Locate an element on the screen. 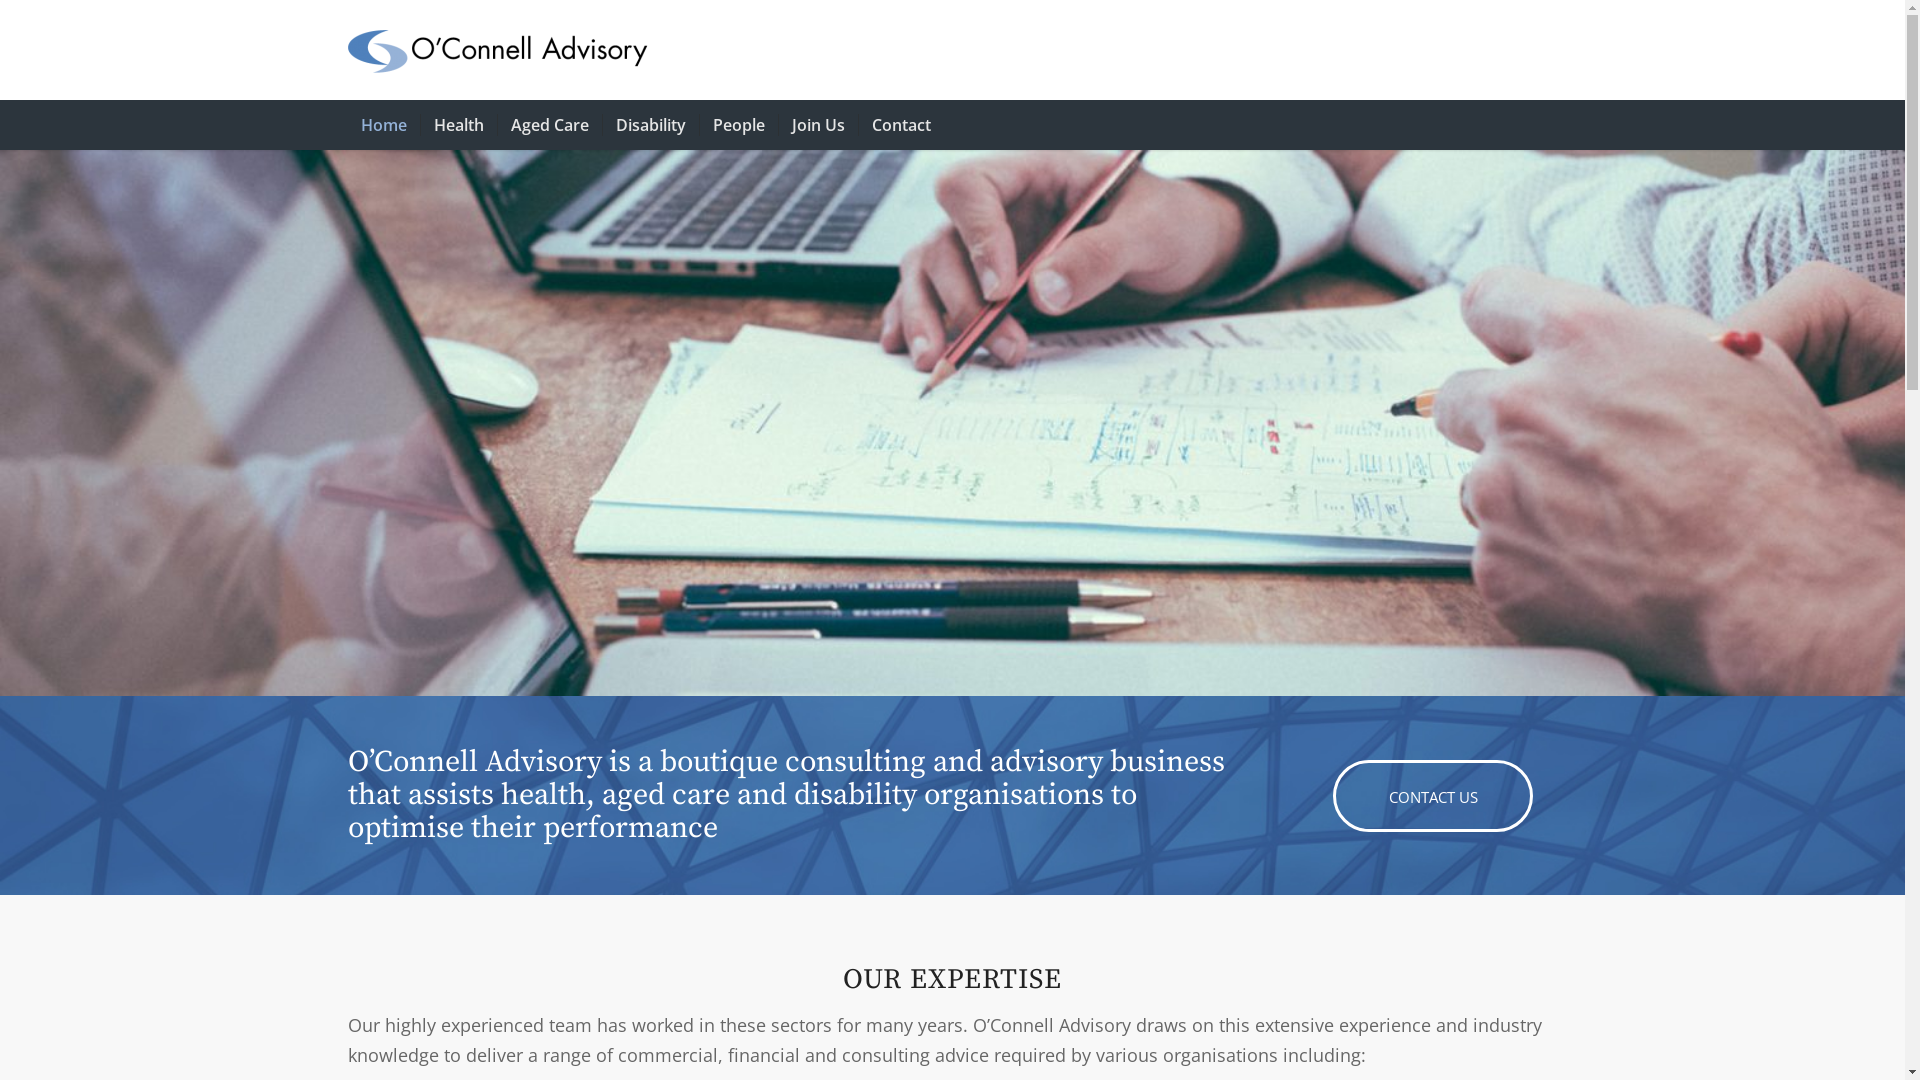 This screenshot has width=1920, height=1080. 'Home' is located at coordinates (384, 124).